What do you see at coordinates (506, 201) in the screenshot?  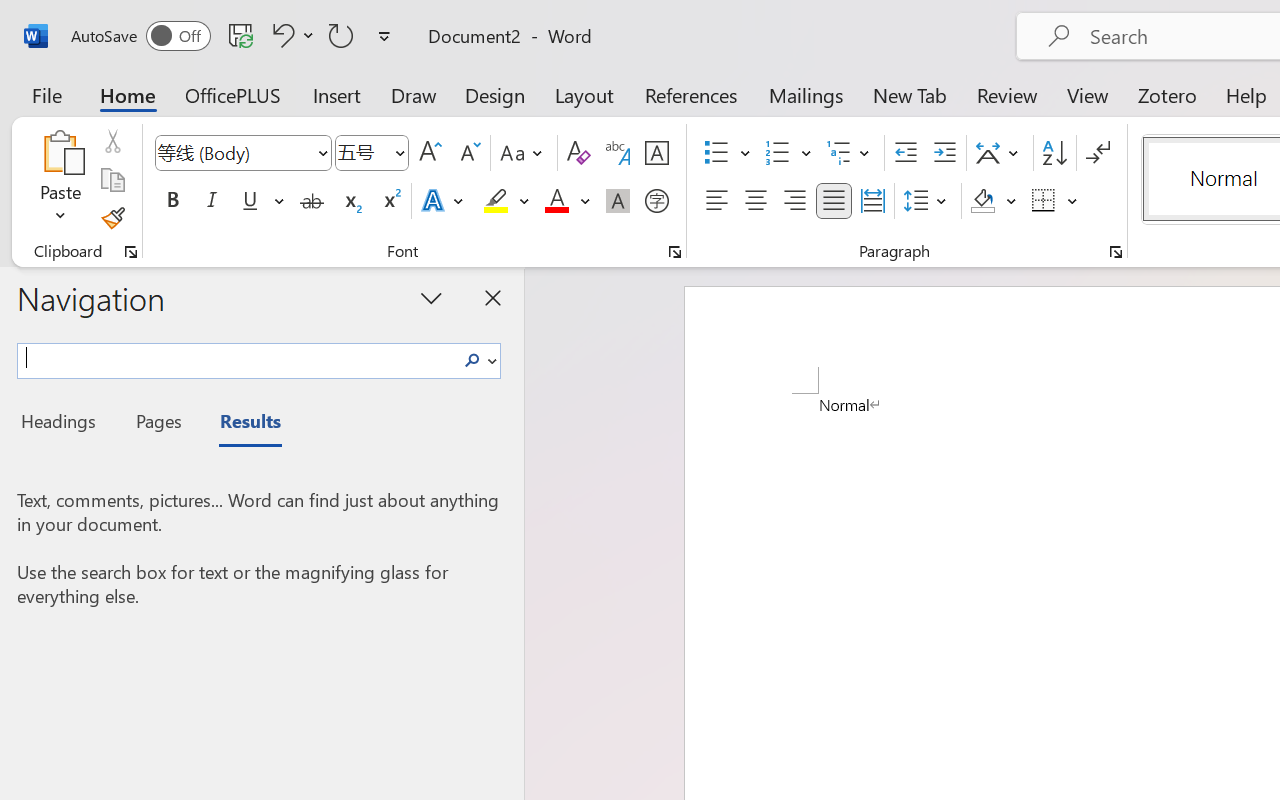 I see `'Text Highlight Color'` at bounding box center [506, 201].